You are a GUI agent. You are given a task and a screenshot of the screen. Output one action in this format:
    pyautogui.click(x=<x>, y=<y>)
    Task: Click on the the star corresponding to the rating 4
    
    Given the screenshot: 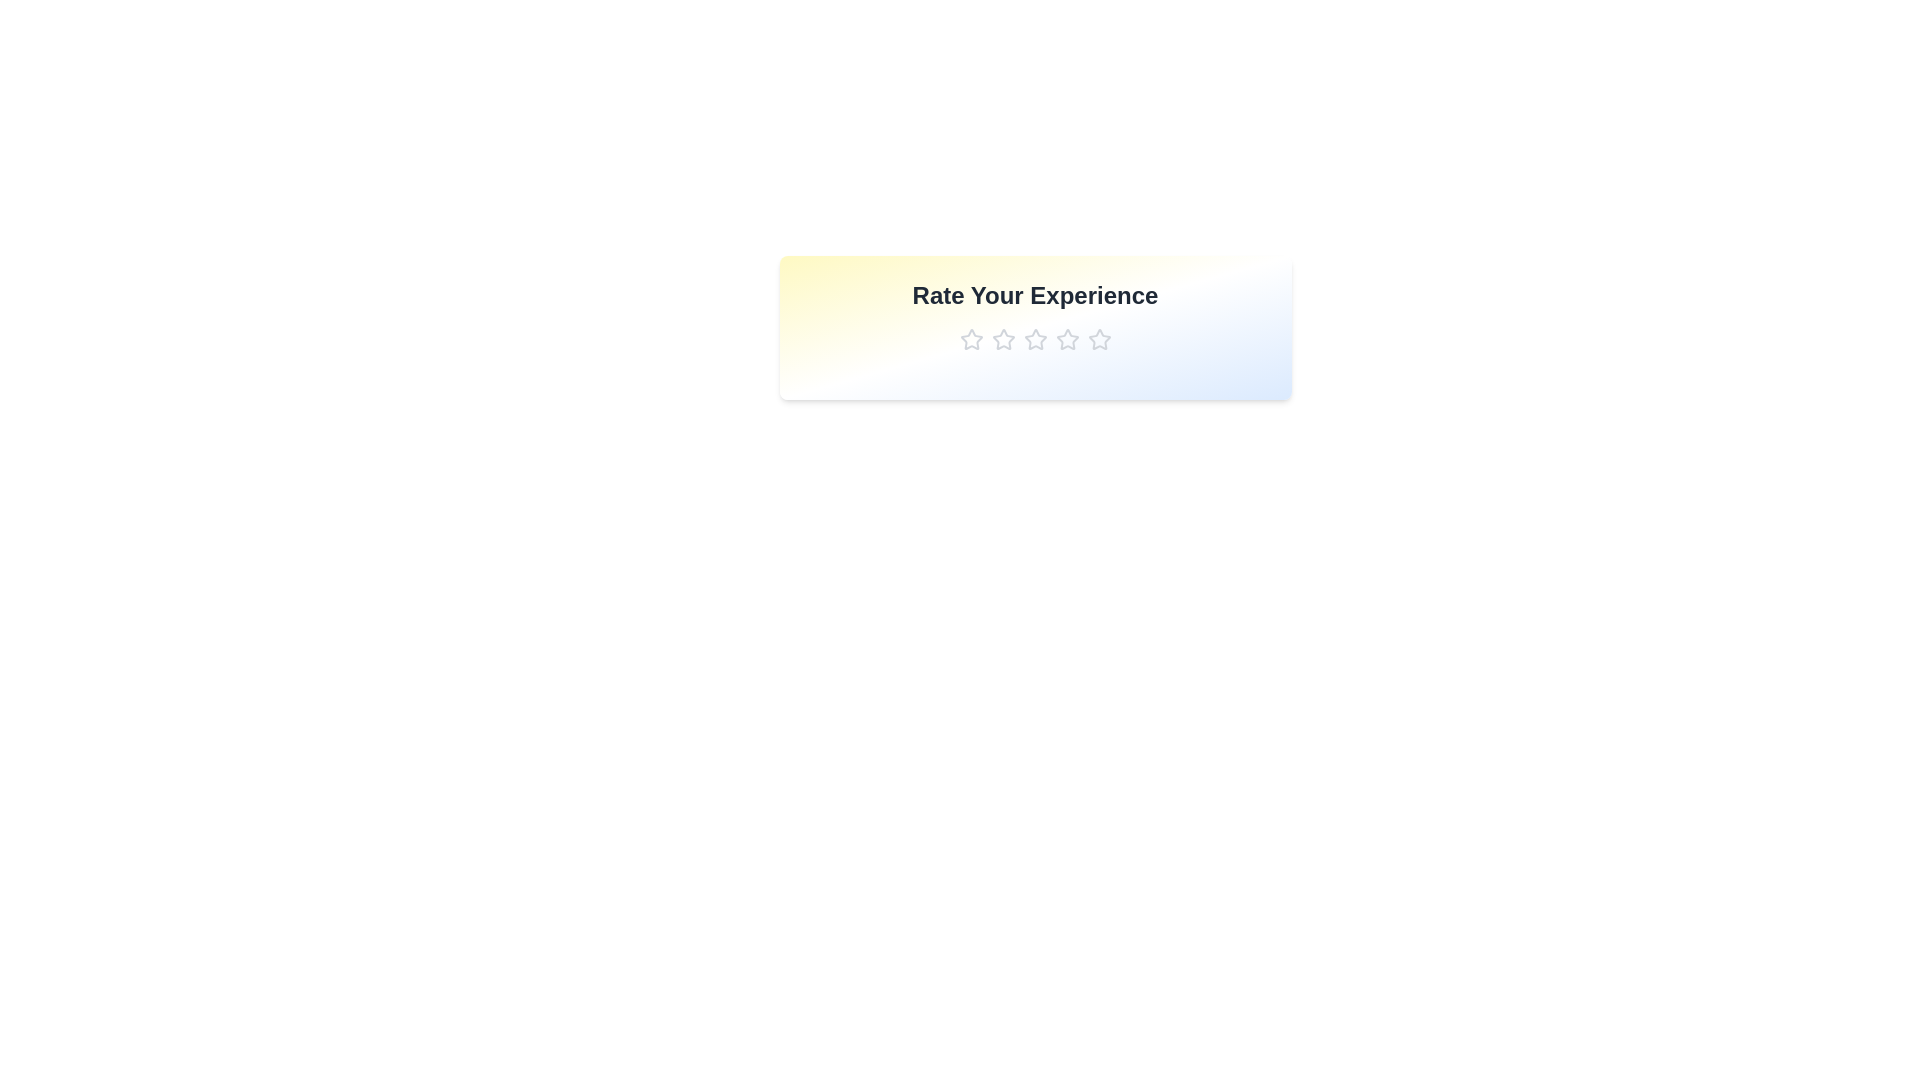 What is the action you would take?
    pyautogui.click(x=1066, y=338)
    